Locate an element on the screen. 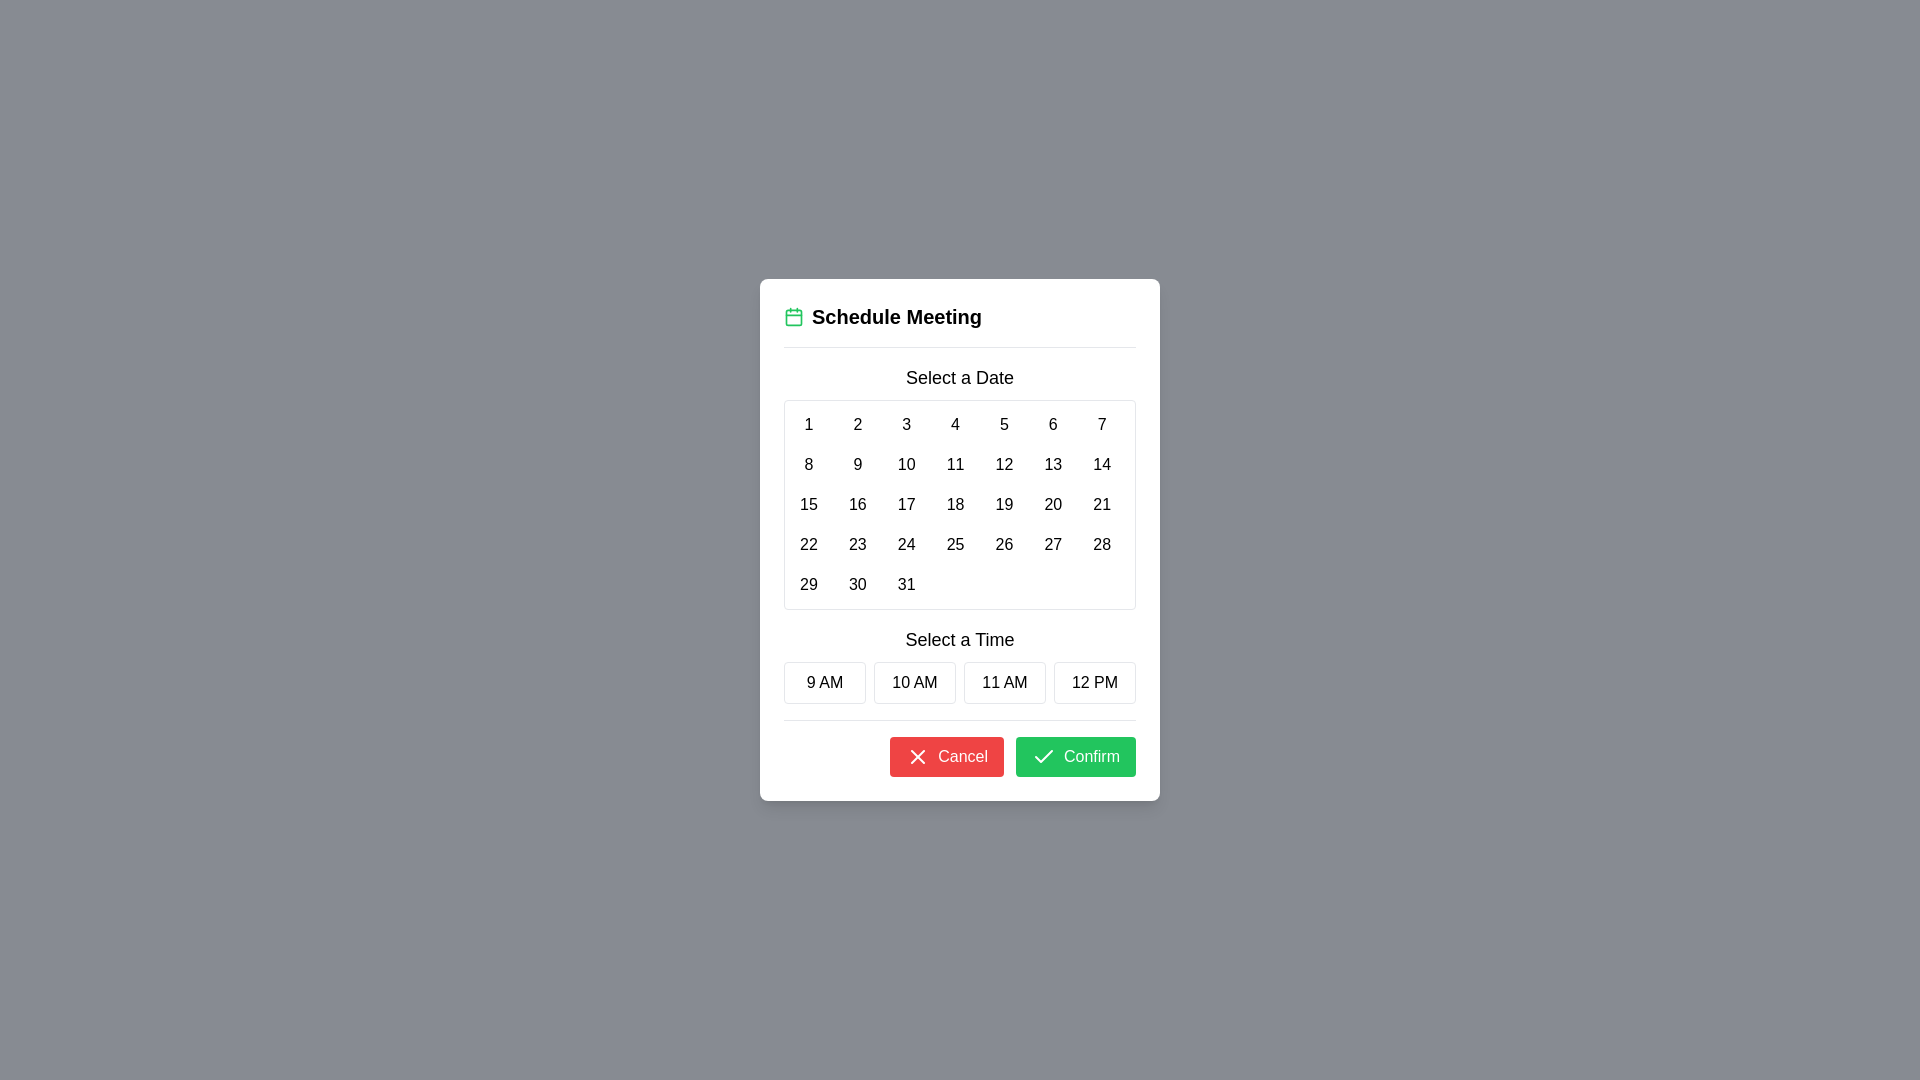 The width and height of the screenshot is (1920, 1080). the '9 AM' button, which is a rectangular button with rounded corners, styled with a white background and a thin border, located under the 'Select a Time' label is located at coordinates (825, 681).